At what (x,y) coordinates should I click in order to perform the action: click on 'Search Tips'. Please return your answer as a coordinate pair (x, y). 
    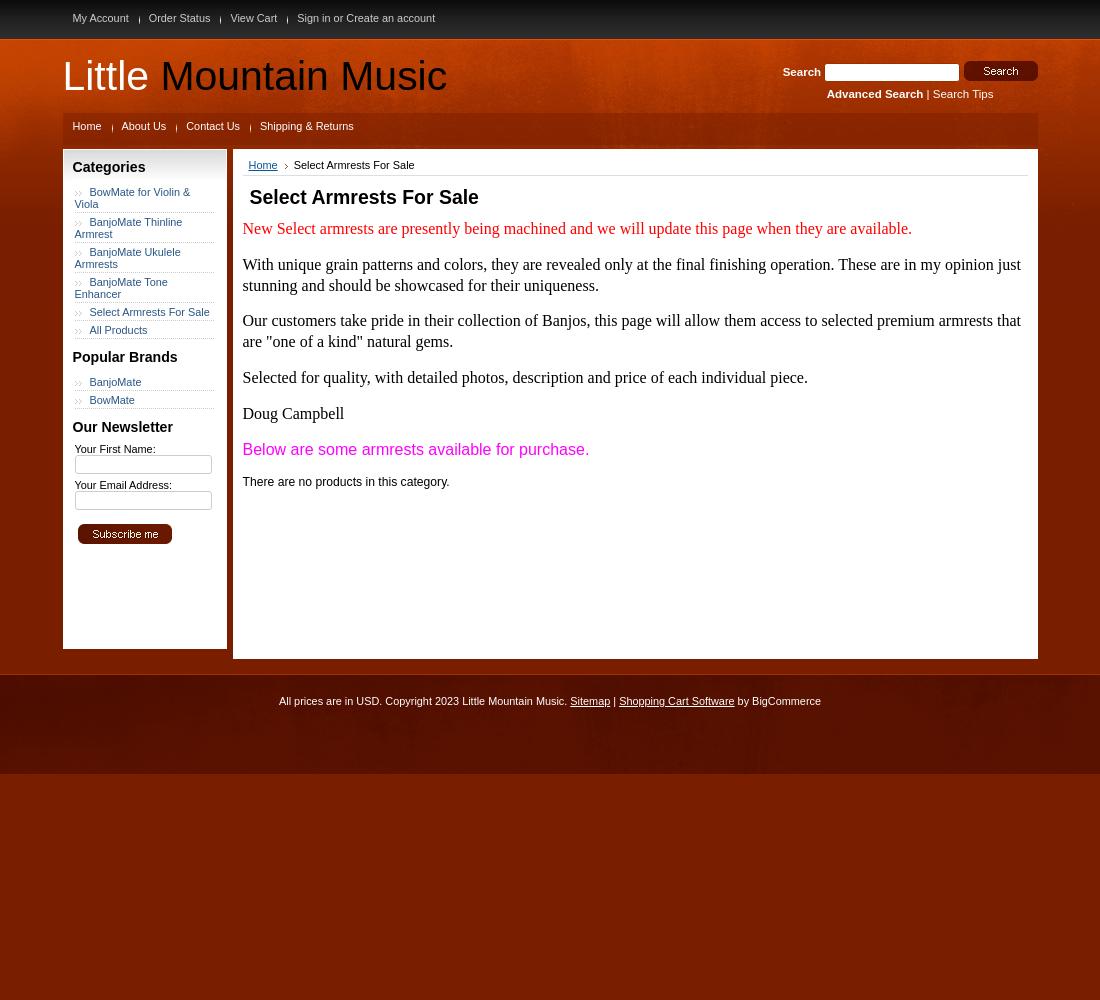
    Looking at the image, I should click on (962, 93).